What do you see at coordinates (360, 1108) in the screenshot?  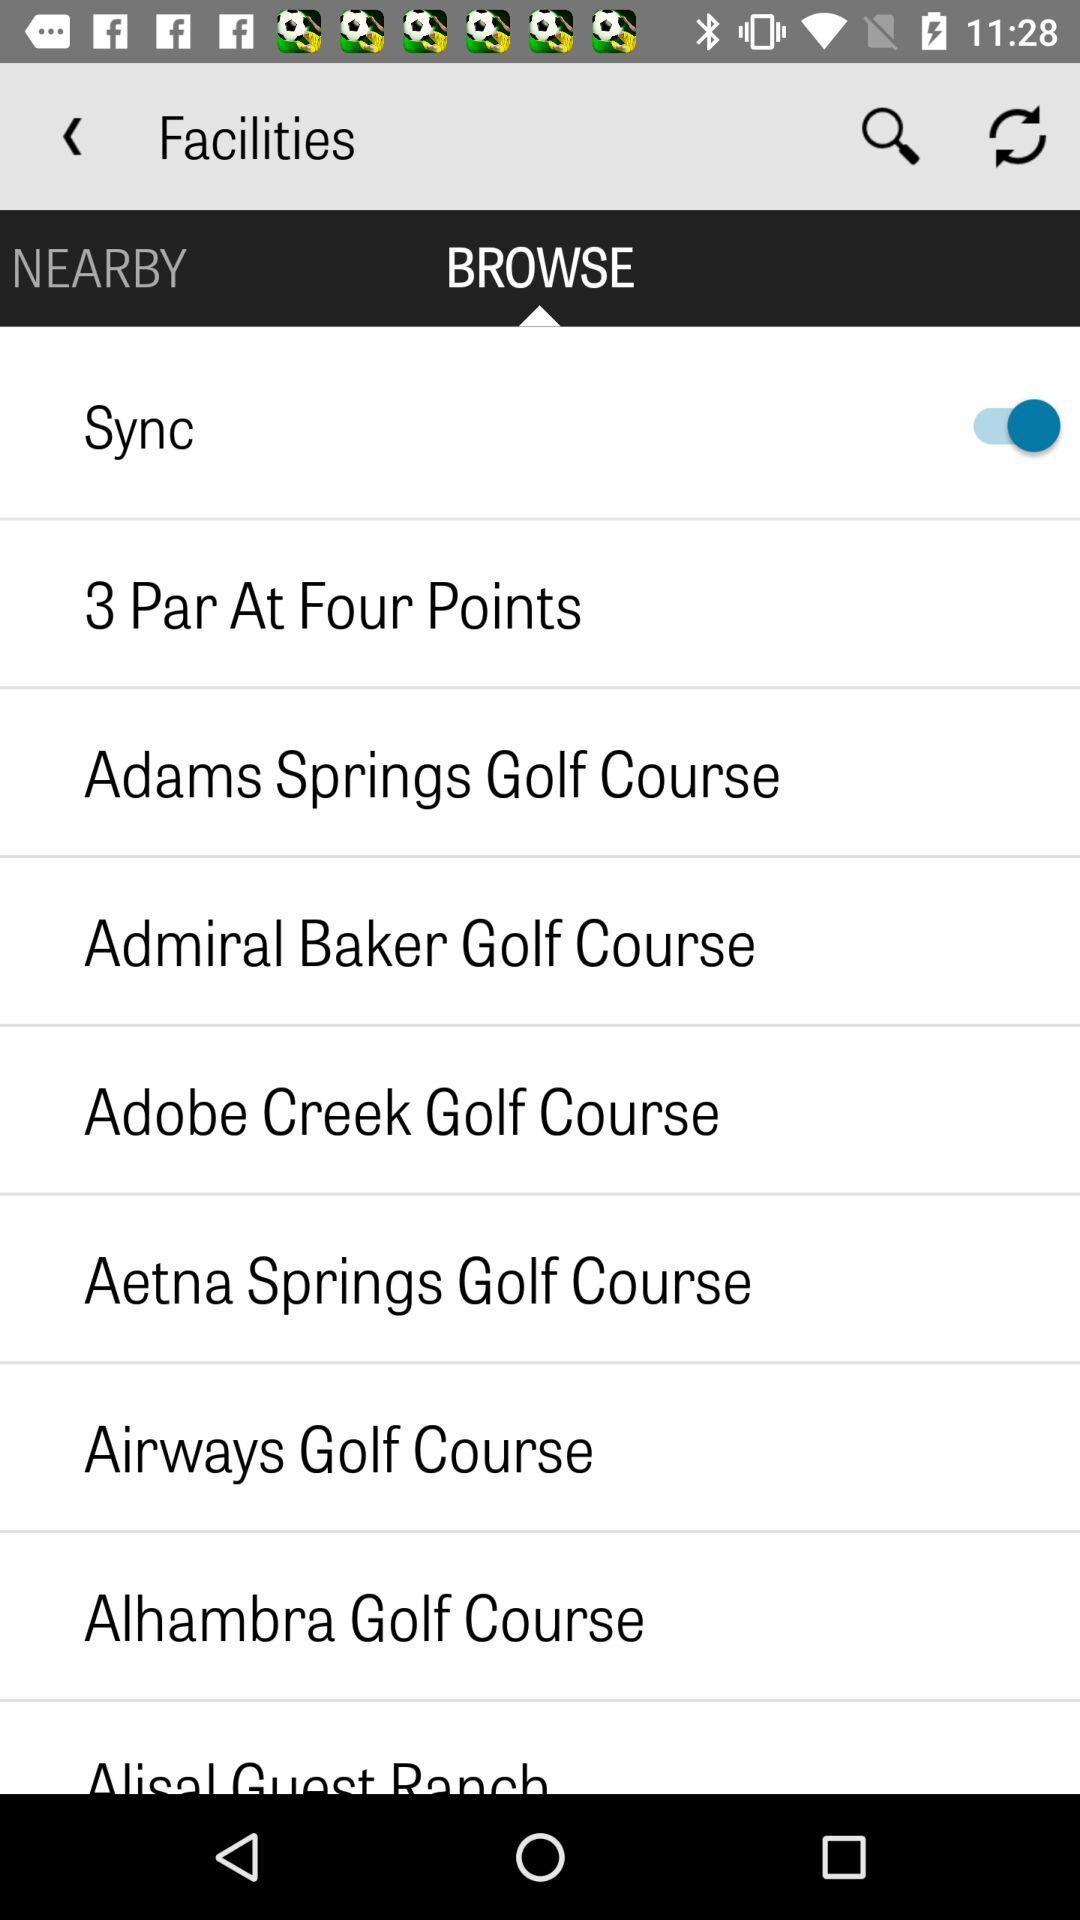 I see `the icon above aetna springs golf item` at bounding box center [360, 1108].